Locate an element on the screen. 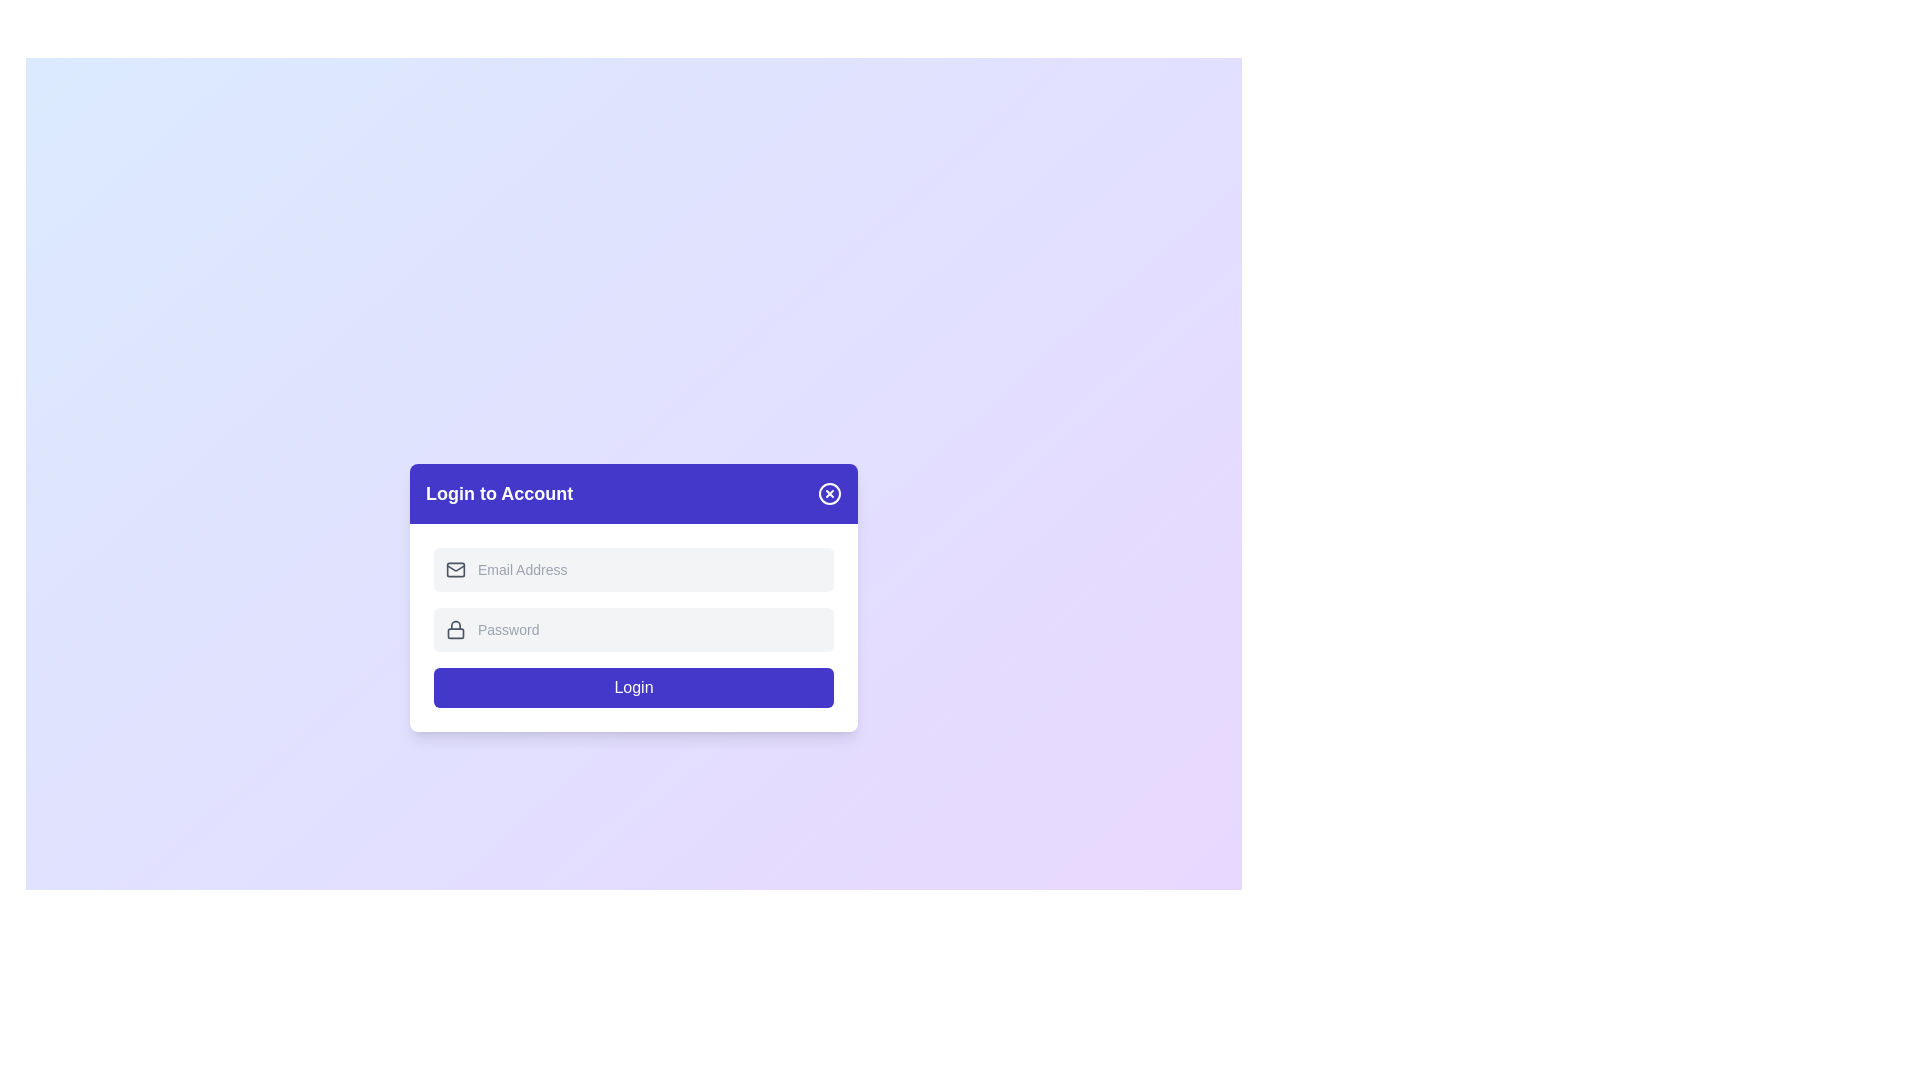  the 'Login' button to submit the form is located at coordinates (632, 686).